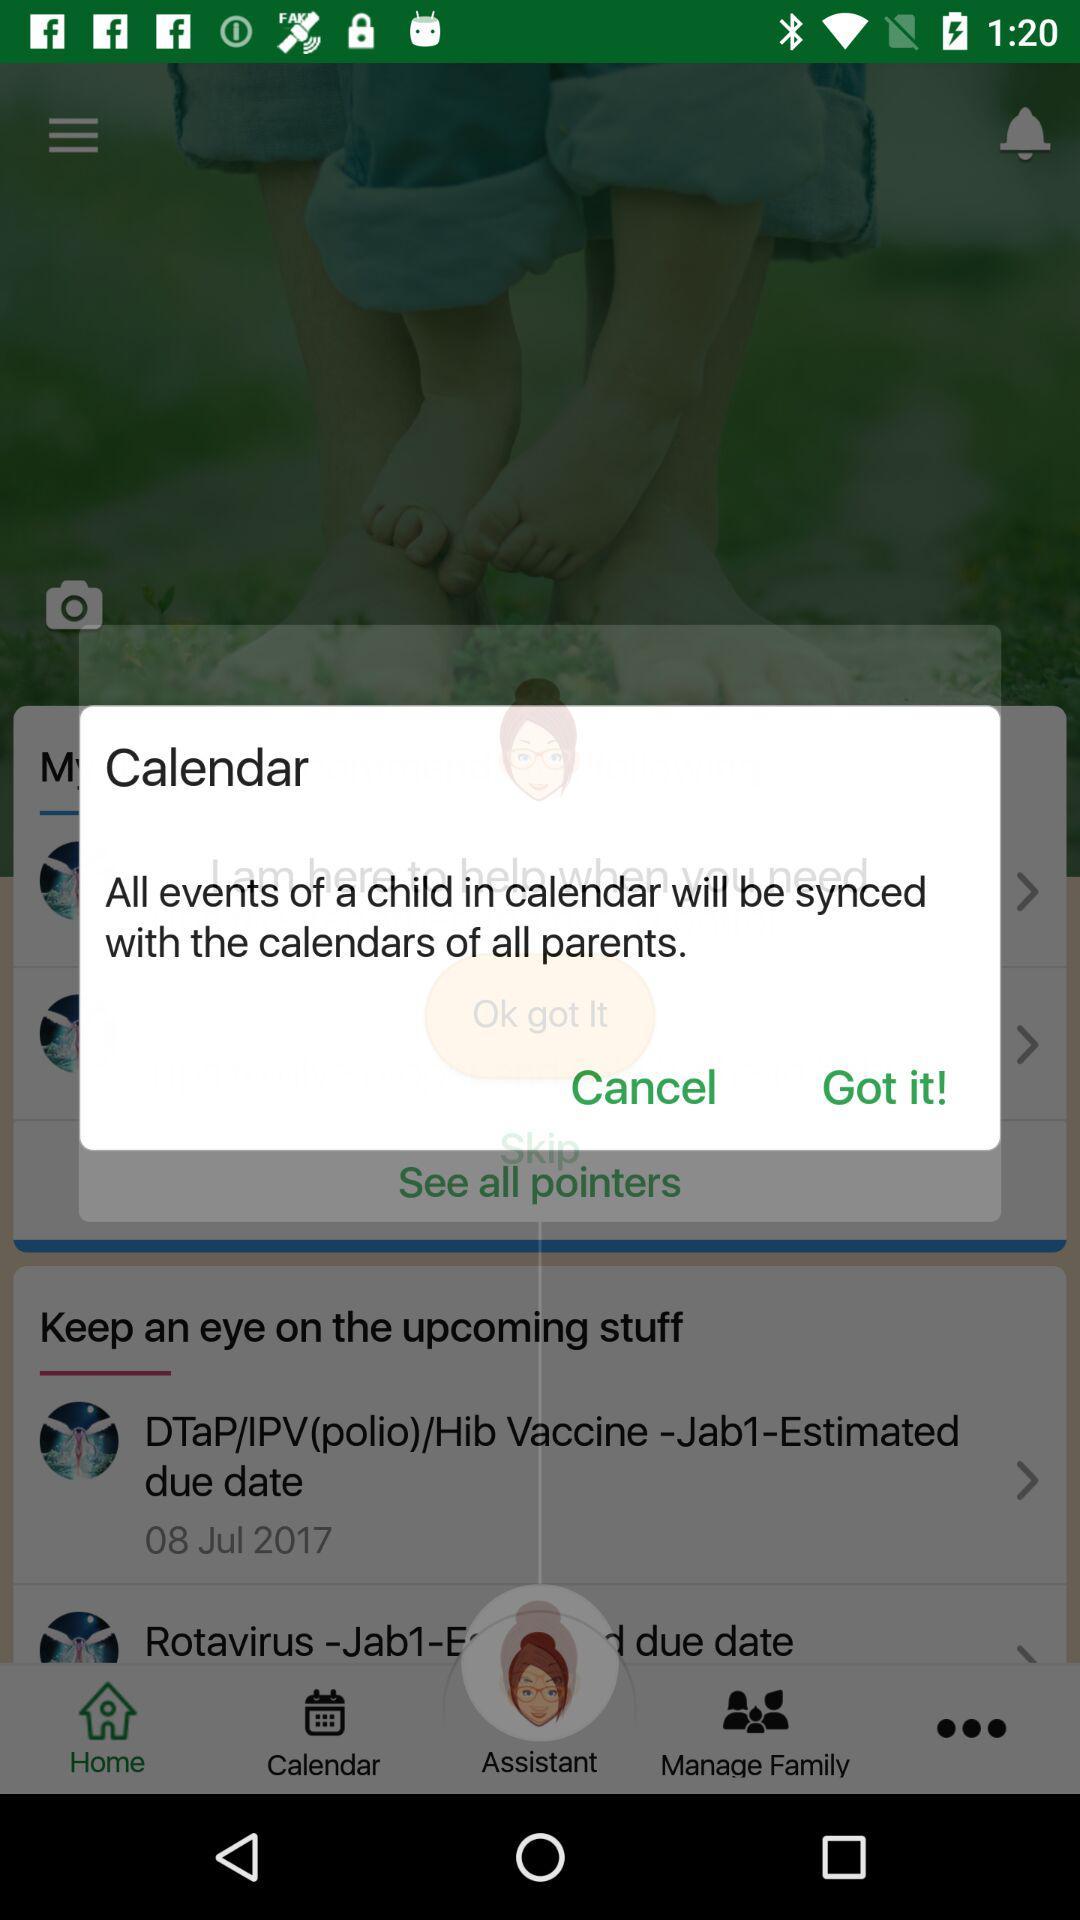  What do you see at coordinates (643, 1088) in the screenshot?
I see `icon to the left of the got it! item` at bounding box center [643, 1088].